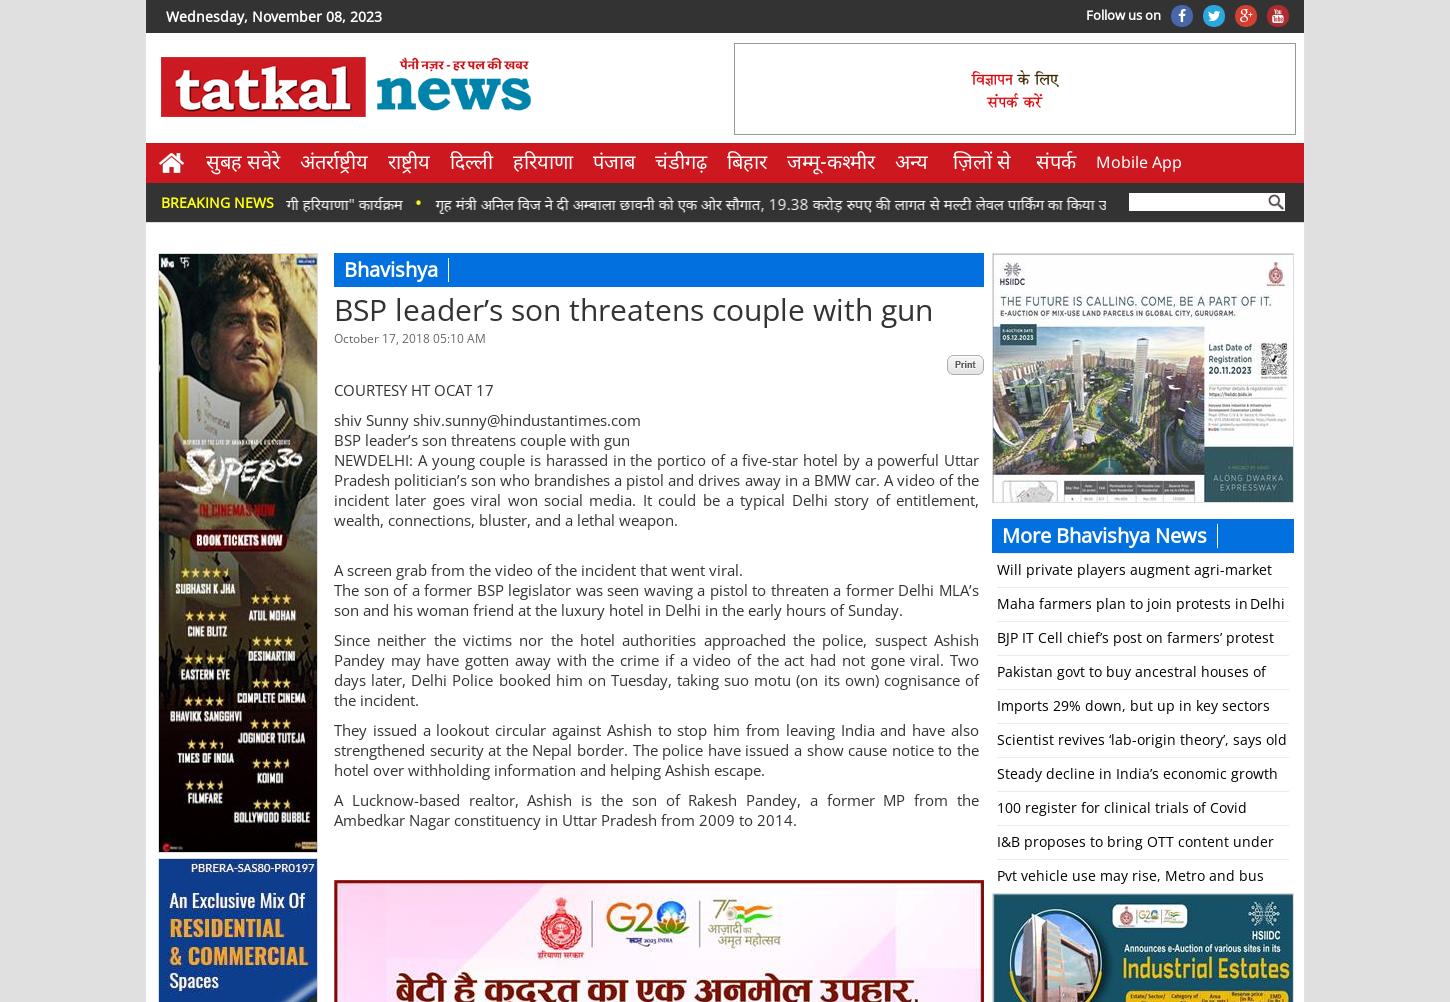  What do you see at coordinates (655, 749) in the screenshot?
I see `'They issued a lookout circular against Ashish to stop him from leaving India and have also strengthened security at the Nepal border. The police have issued a show cause notice to the hotel over withholding information and helping Ashish escape.'` at bounding box center [655, 749].